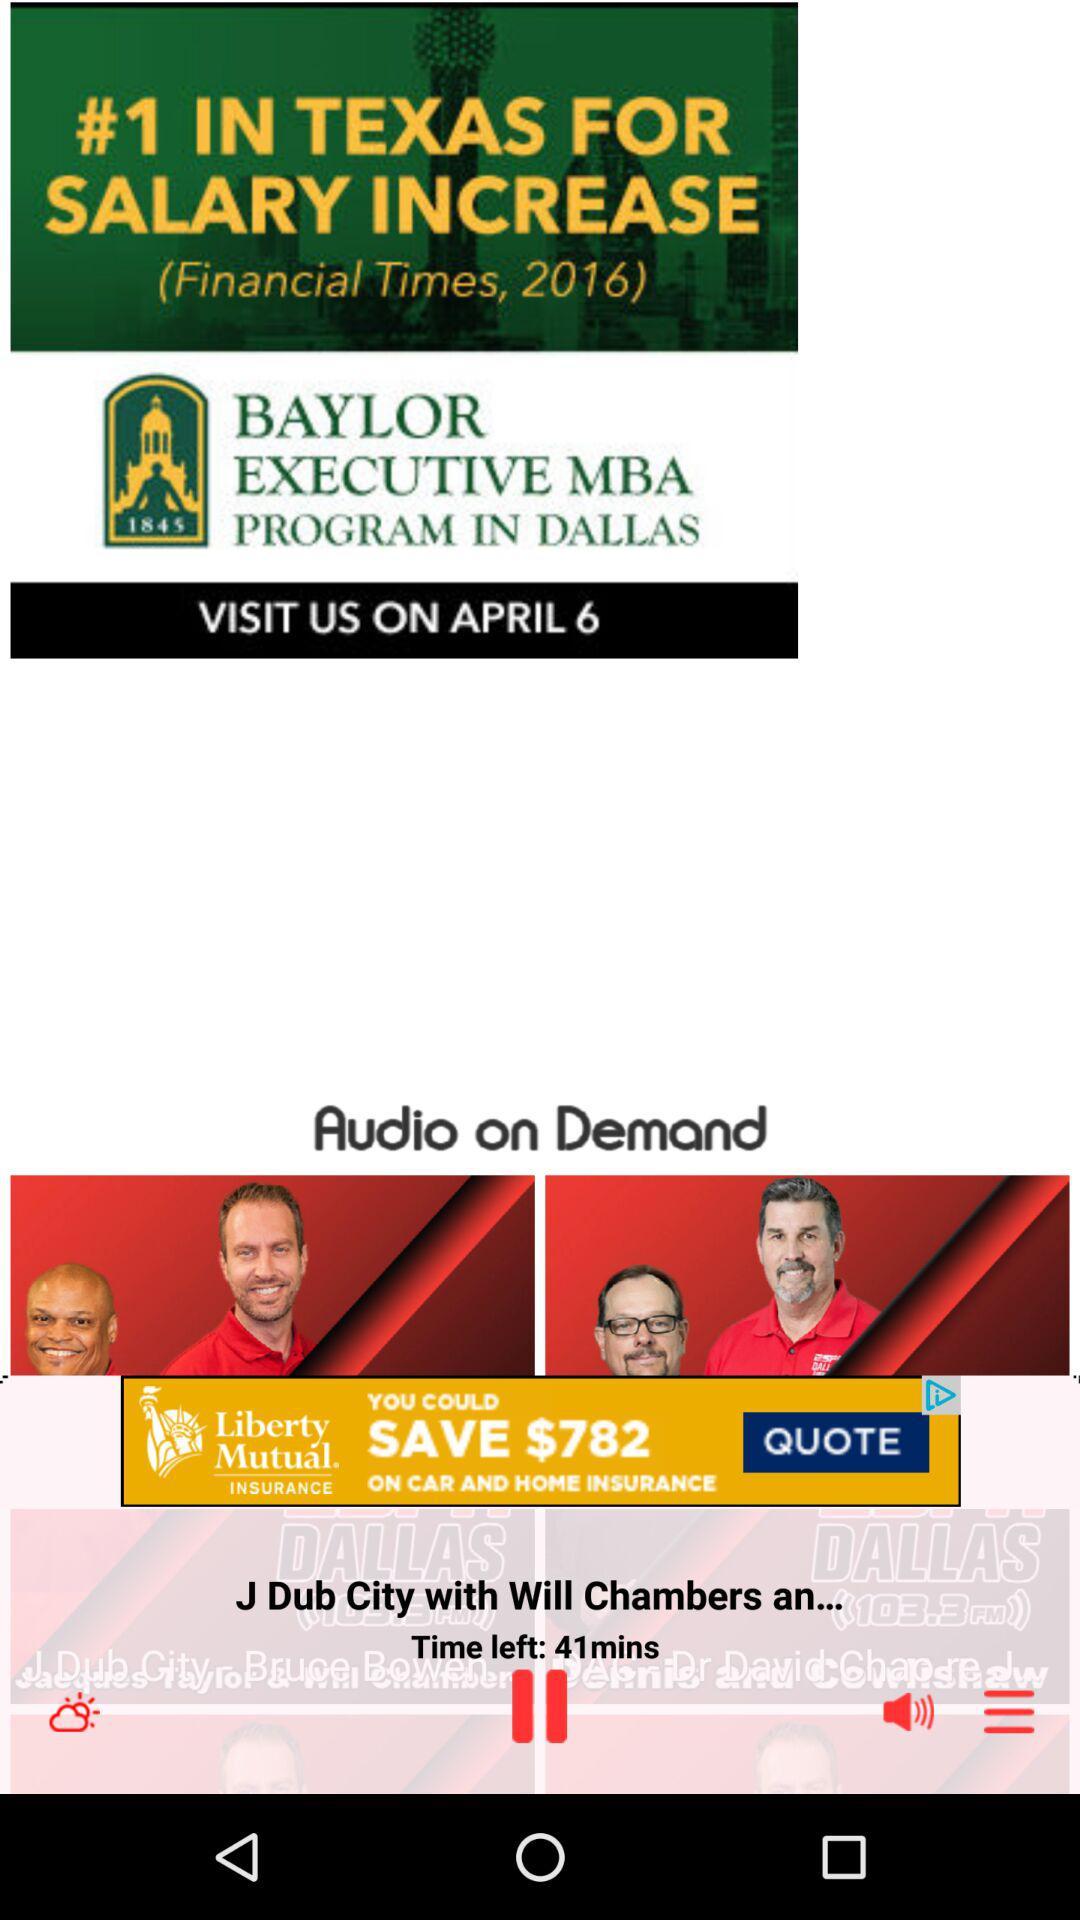  Describe the element at coordinates (540, 1442) in the screenshot. I see `advertisement` at that location.